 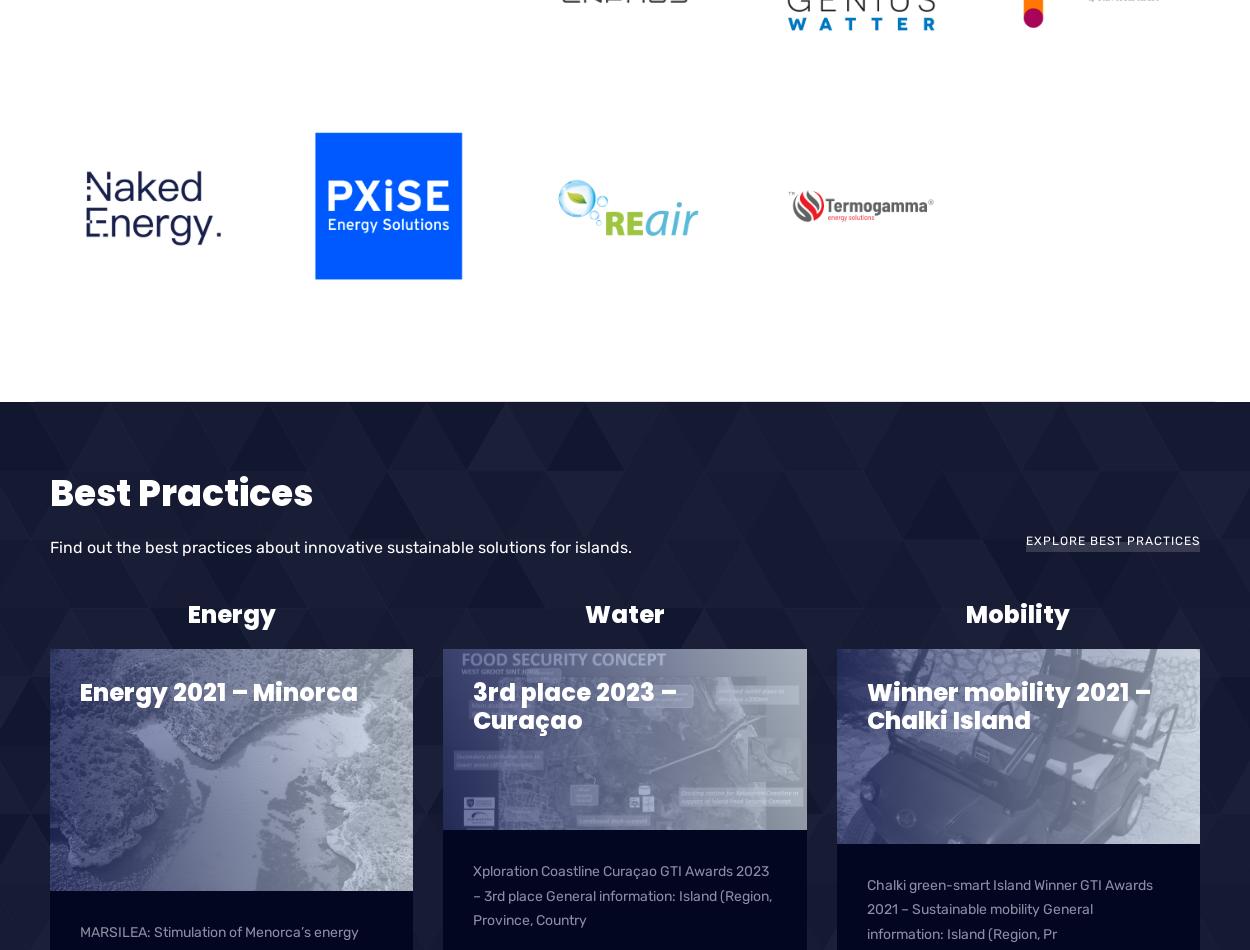 What do you see at coordinates (583, 614) in the screenshot?
I see `'Water'` at bounding box center [583, 614].